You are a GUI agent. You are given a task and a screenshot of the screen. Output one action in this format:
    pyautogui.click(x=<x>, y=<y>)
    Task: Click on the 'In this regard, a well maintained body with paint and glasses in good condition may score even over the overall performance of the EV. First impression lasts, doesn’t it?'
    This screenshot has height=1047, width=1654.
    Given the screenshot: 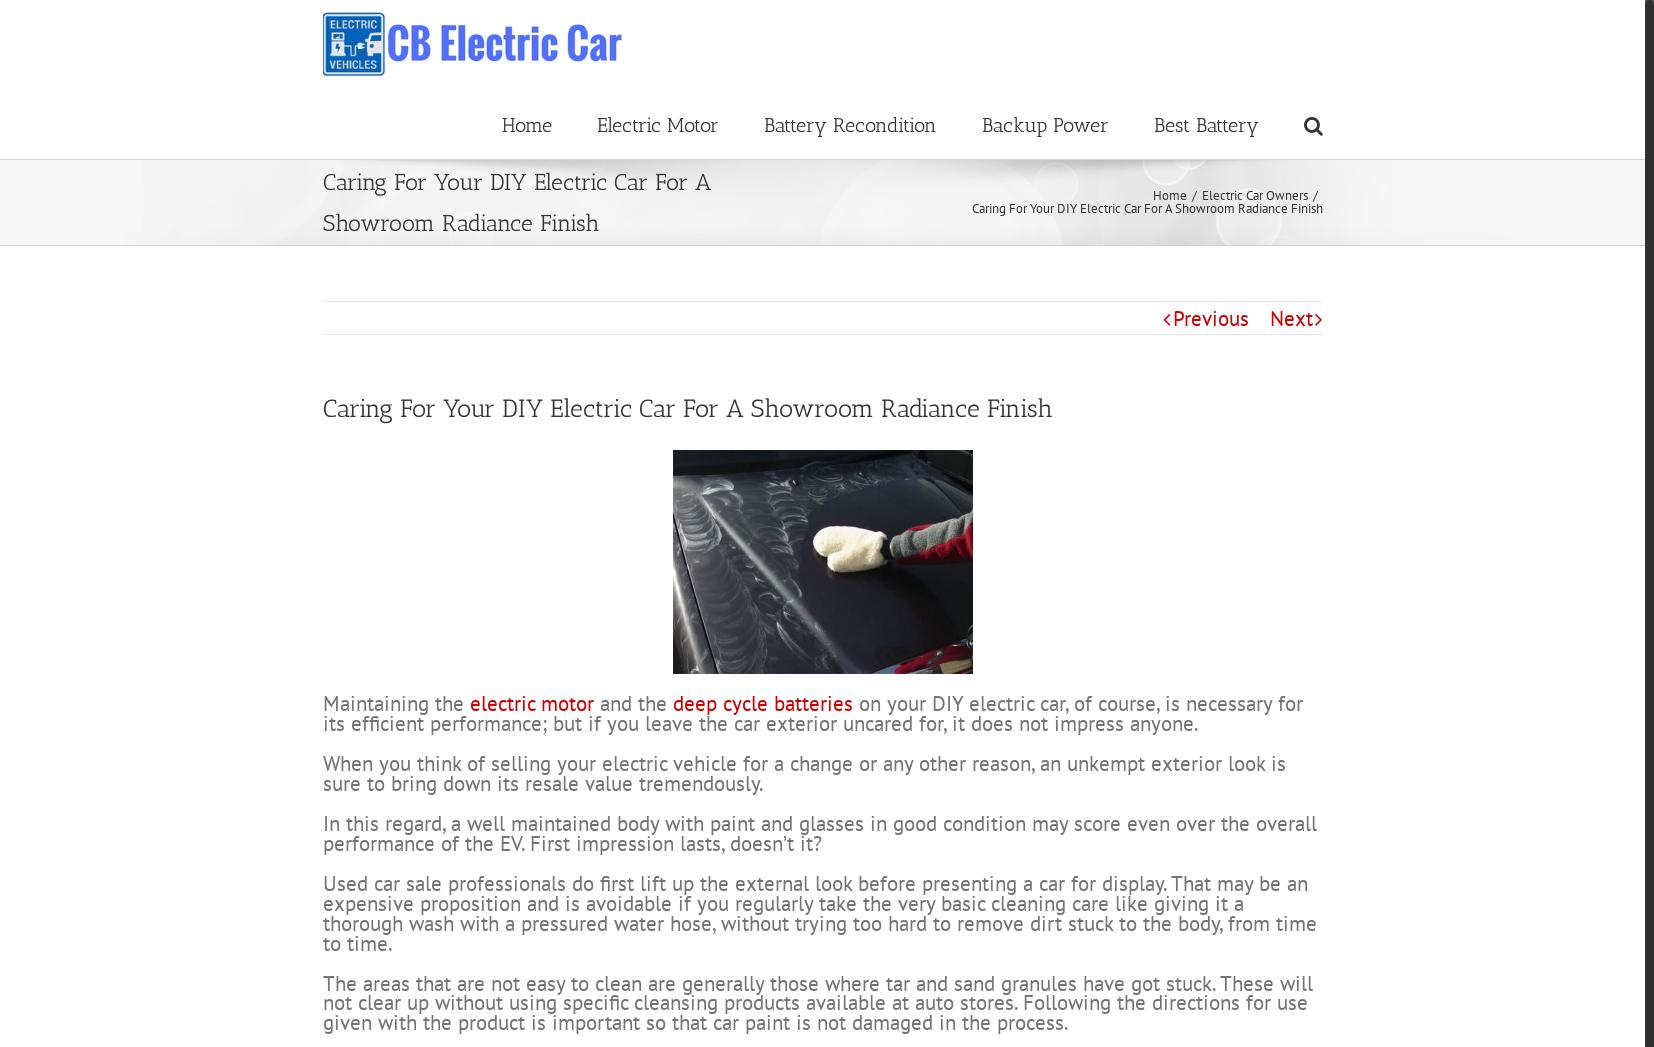 What is the action you would take?
    pyautogui.click(x=819, y=906)
    